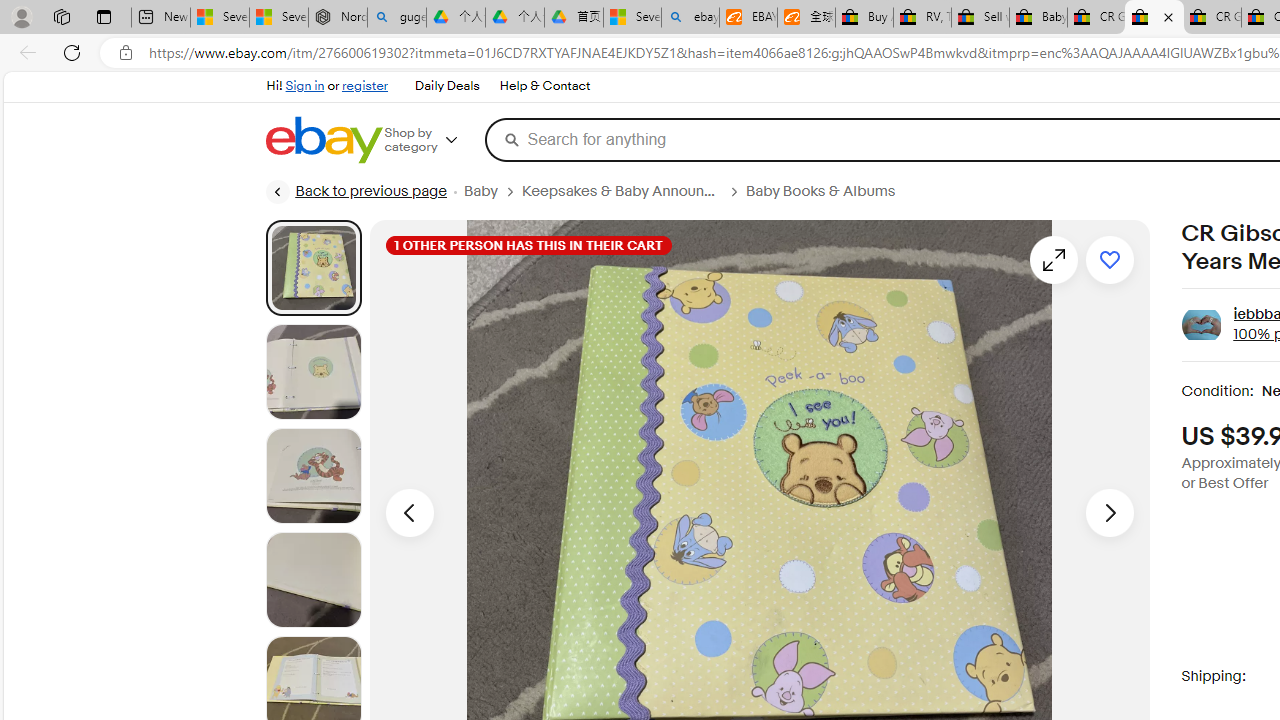 The image size is (1280, 720). I want to click on 'Help & Contact', so click(545, 86).